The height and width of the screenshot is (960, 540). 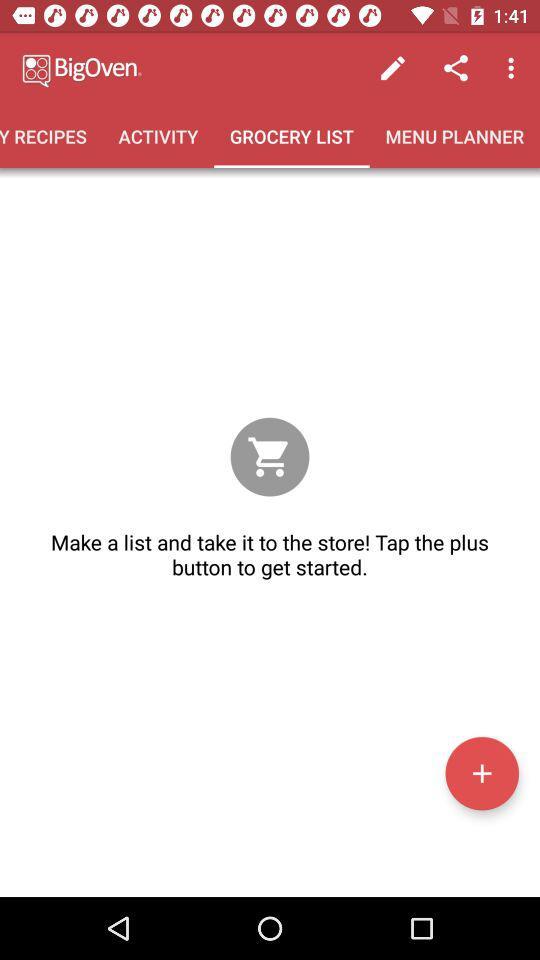 What do you see at coordinates (481, 772) in the screenshot?
I see `to list` at bounding box center [481, 772].